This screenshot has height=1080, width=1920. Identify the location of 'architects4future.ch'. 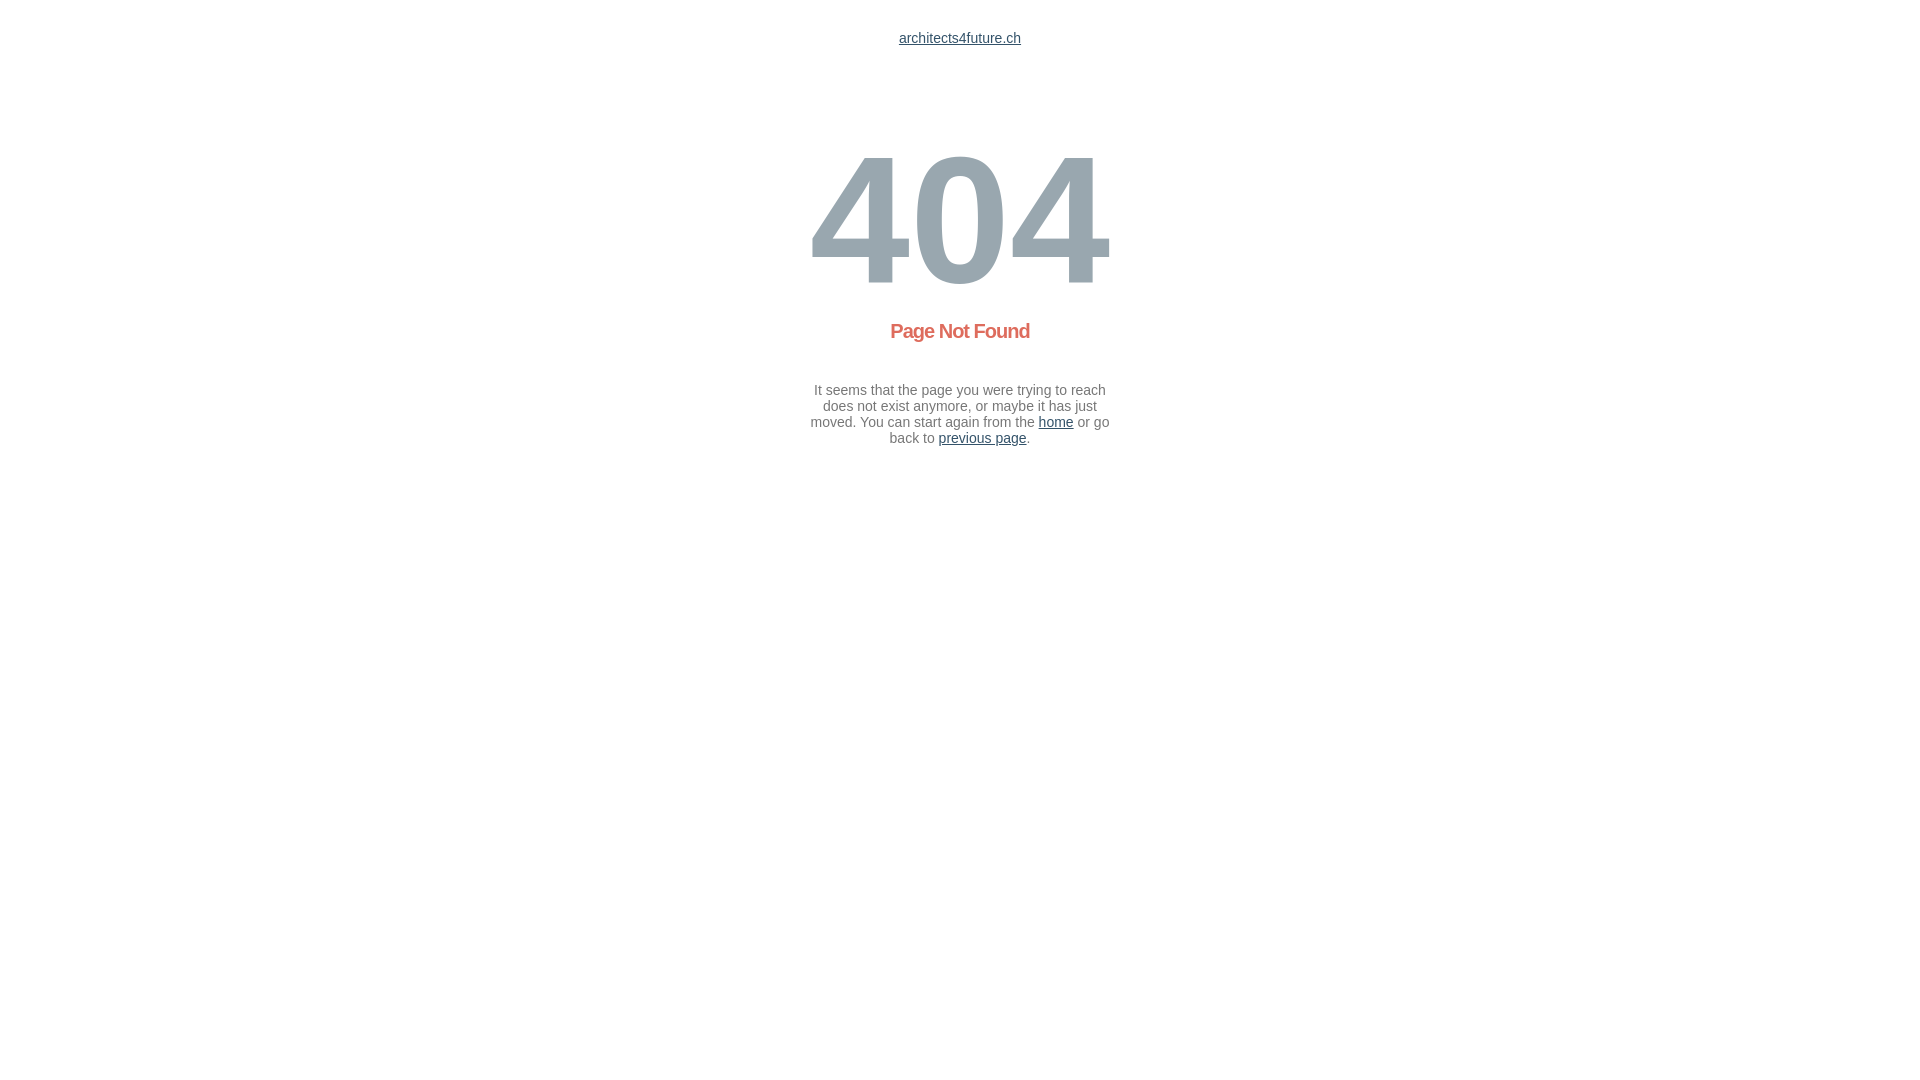
(960, 38).